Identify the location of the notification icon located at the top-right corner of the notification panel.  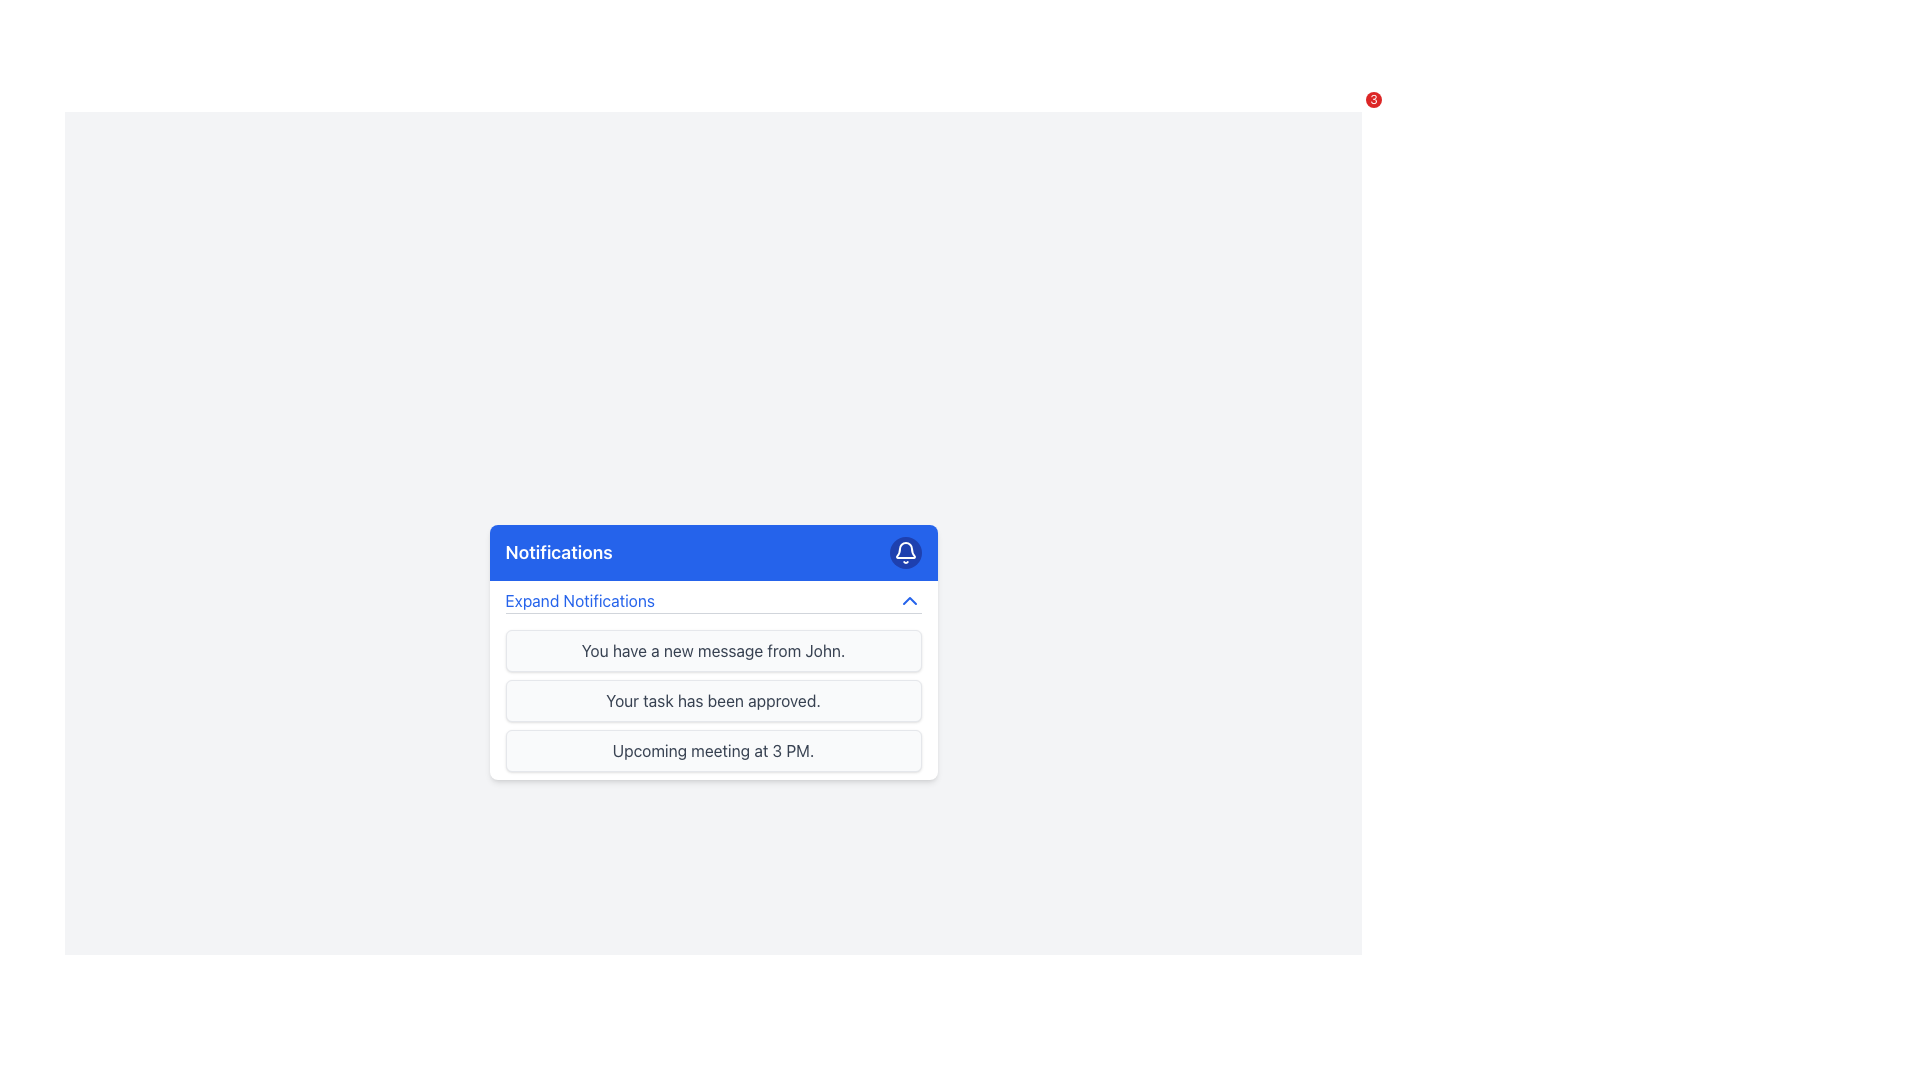
(904, 550).